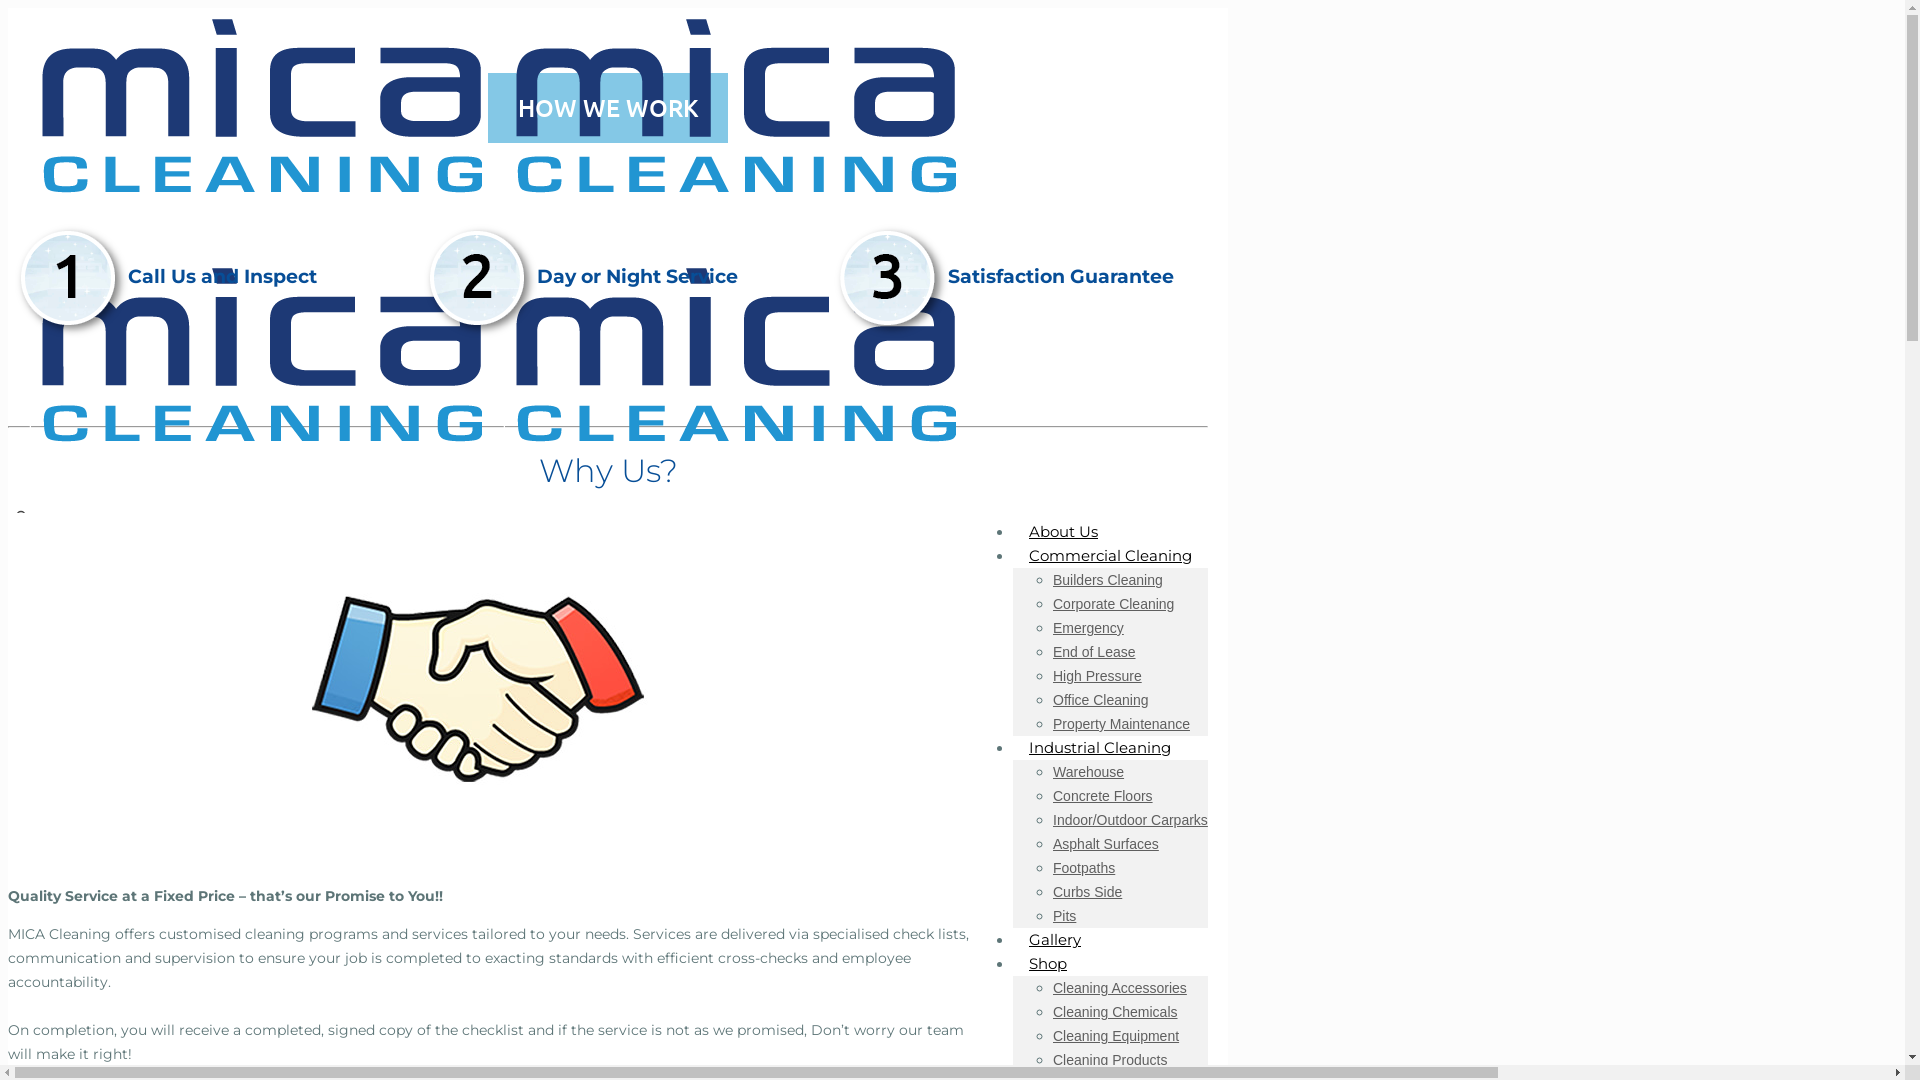  Describe the element at coordinates (607, 547) in the screenshot. I see `'0` at that location.